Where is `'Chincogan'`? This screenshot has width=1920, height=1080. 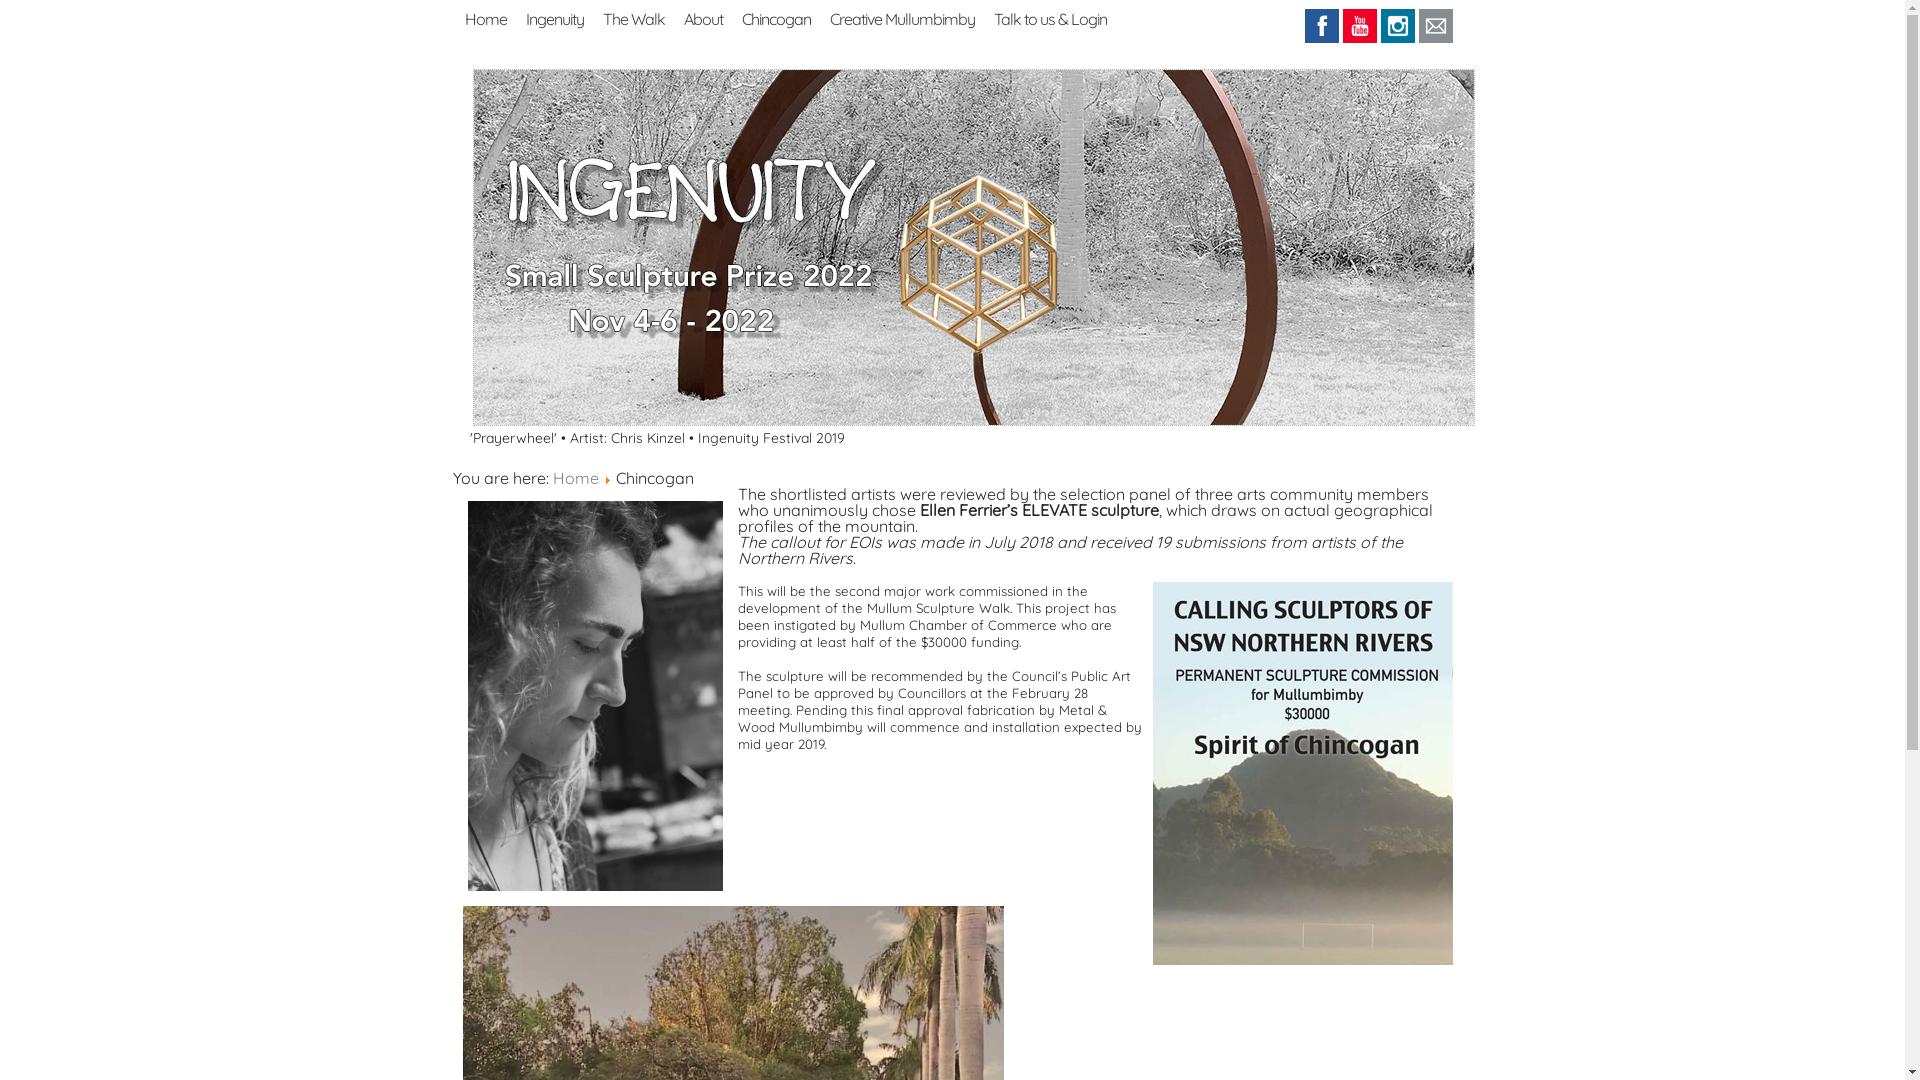
'Chincogan' is located at coordinates (741, 16).